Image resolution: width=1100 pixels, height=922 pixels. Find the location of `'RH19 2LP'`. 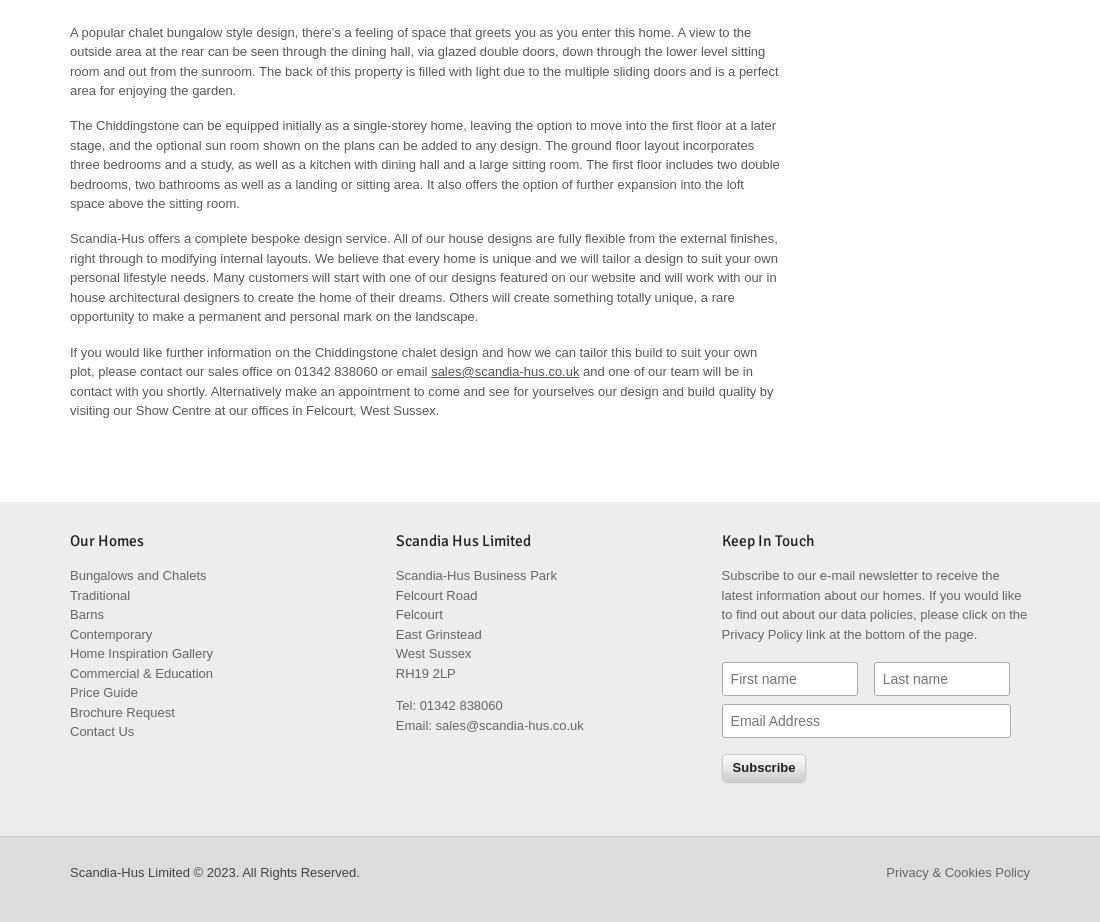

'RH19 2LP' is located at coordinates (424, 672).